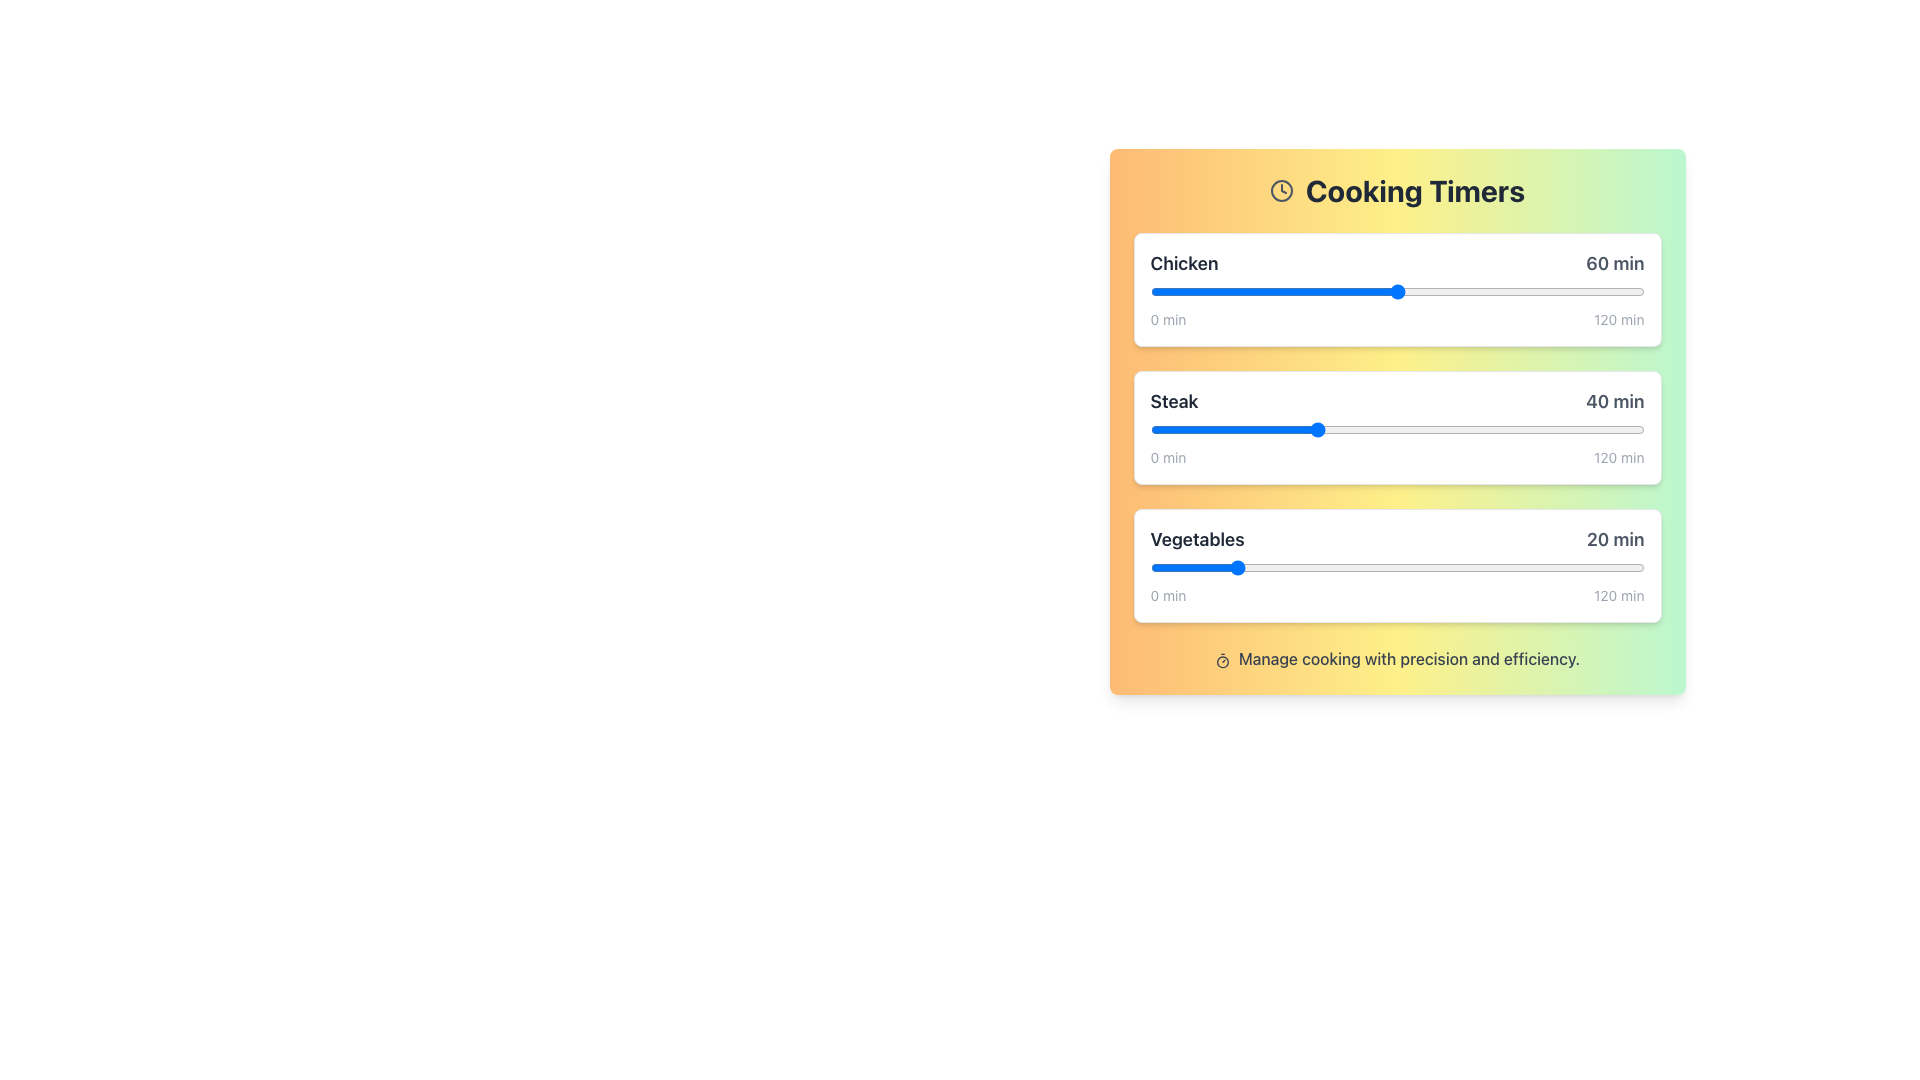  Describe the element at coordinates (1619, 595) in the screenshot. I see `the textual label displaying '120 min' located at the far right end of the slider bar in the 'Vegetables' timer control` at that location.